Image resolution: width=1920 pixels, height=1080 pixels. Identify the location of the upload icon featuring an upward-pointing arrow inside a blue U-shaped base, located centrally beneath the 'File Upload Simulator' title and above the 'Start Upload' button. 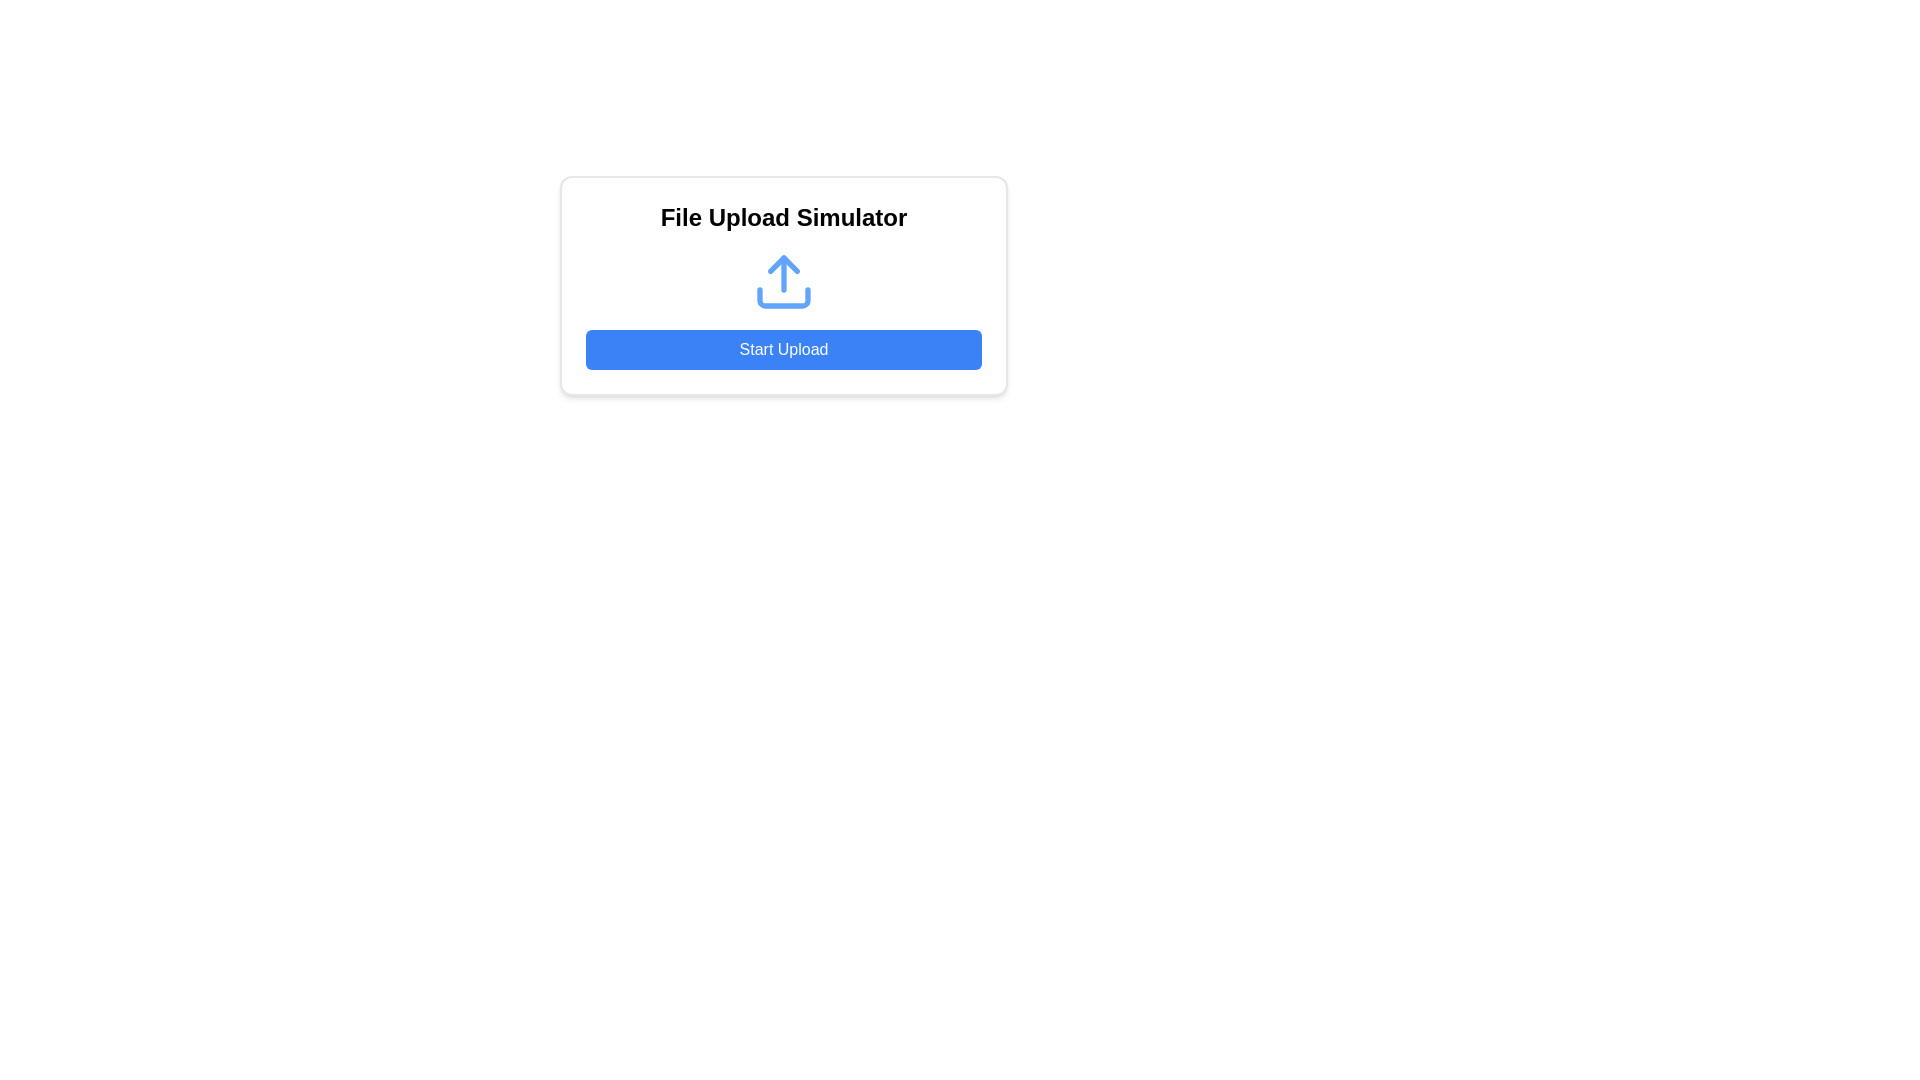
(782, 281).